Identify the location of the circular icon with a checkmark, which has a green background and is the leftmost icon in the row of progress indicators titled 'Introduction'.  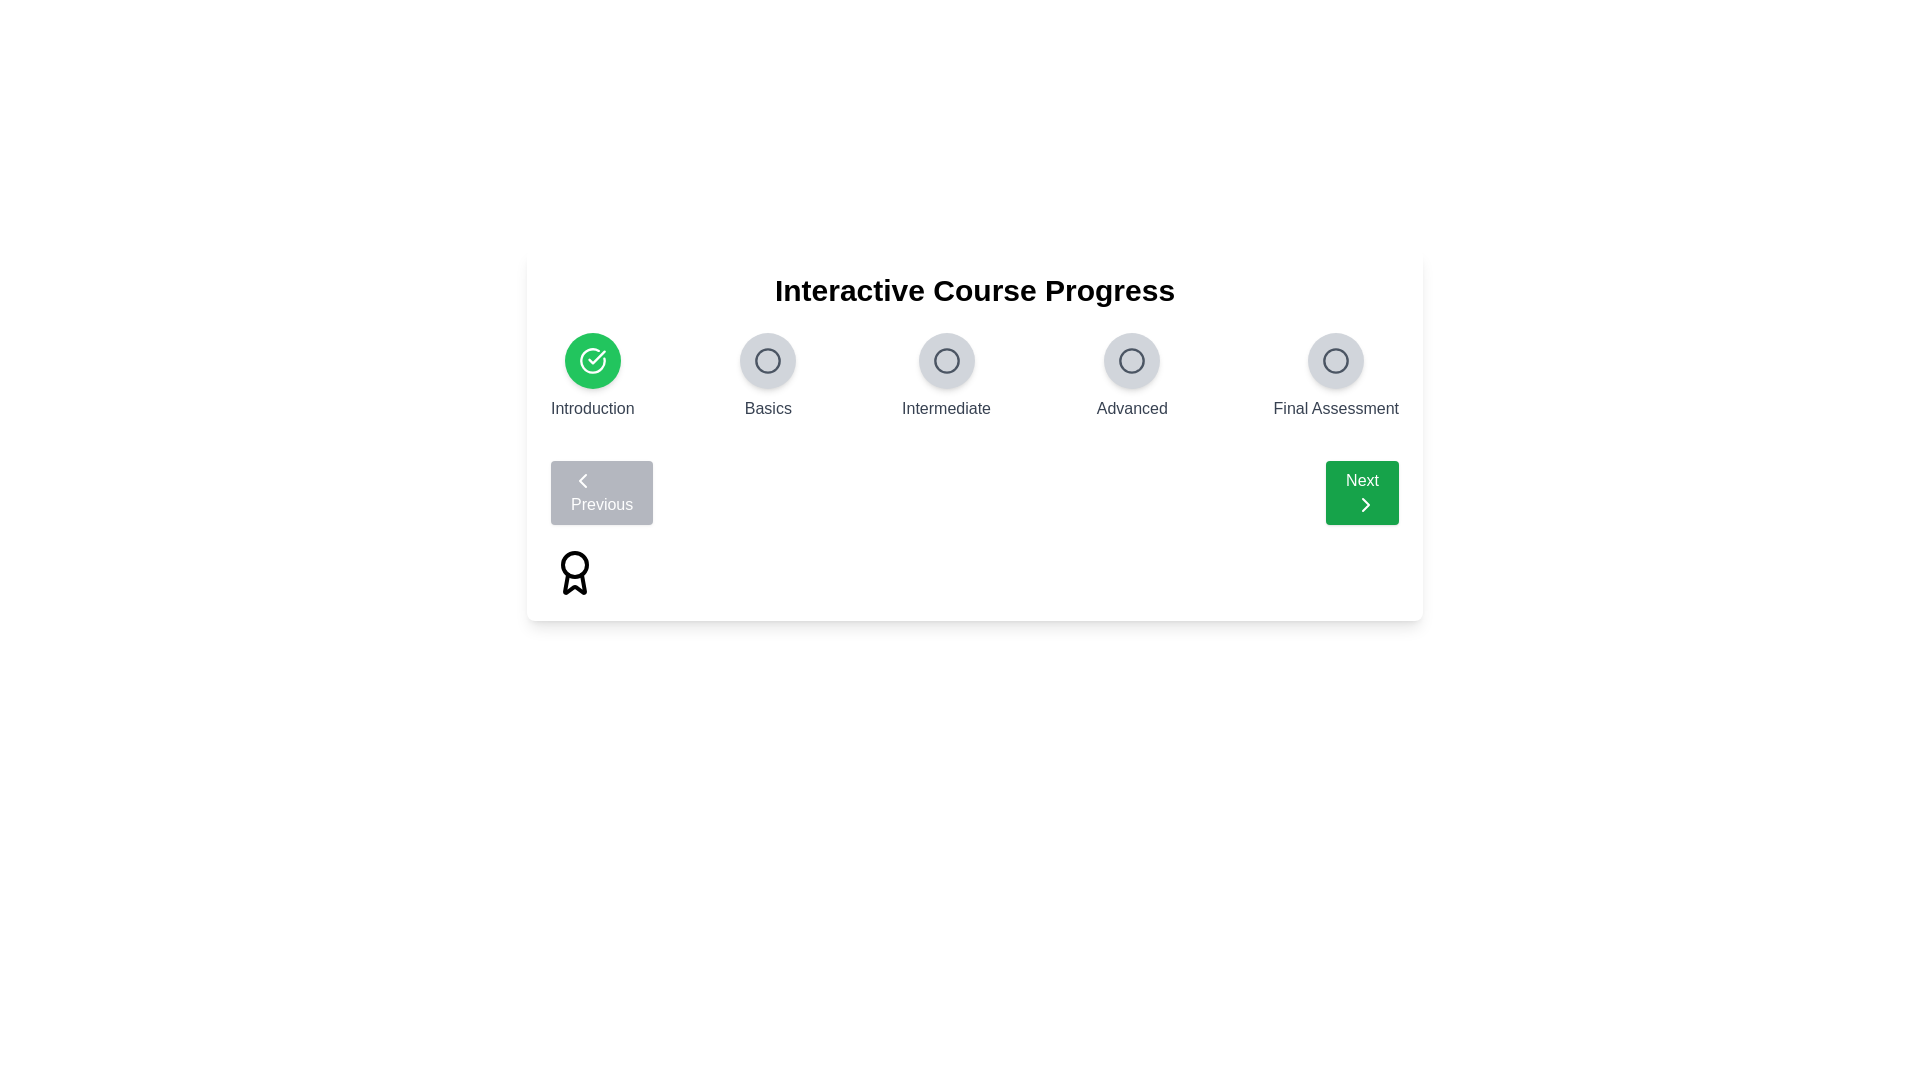
(591, 361).